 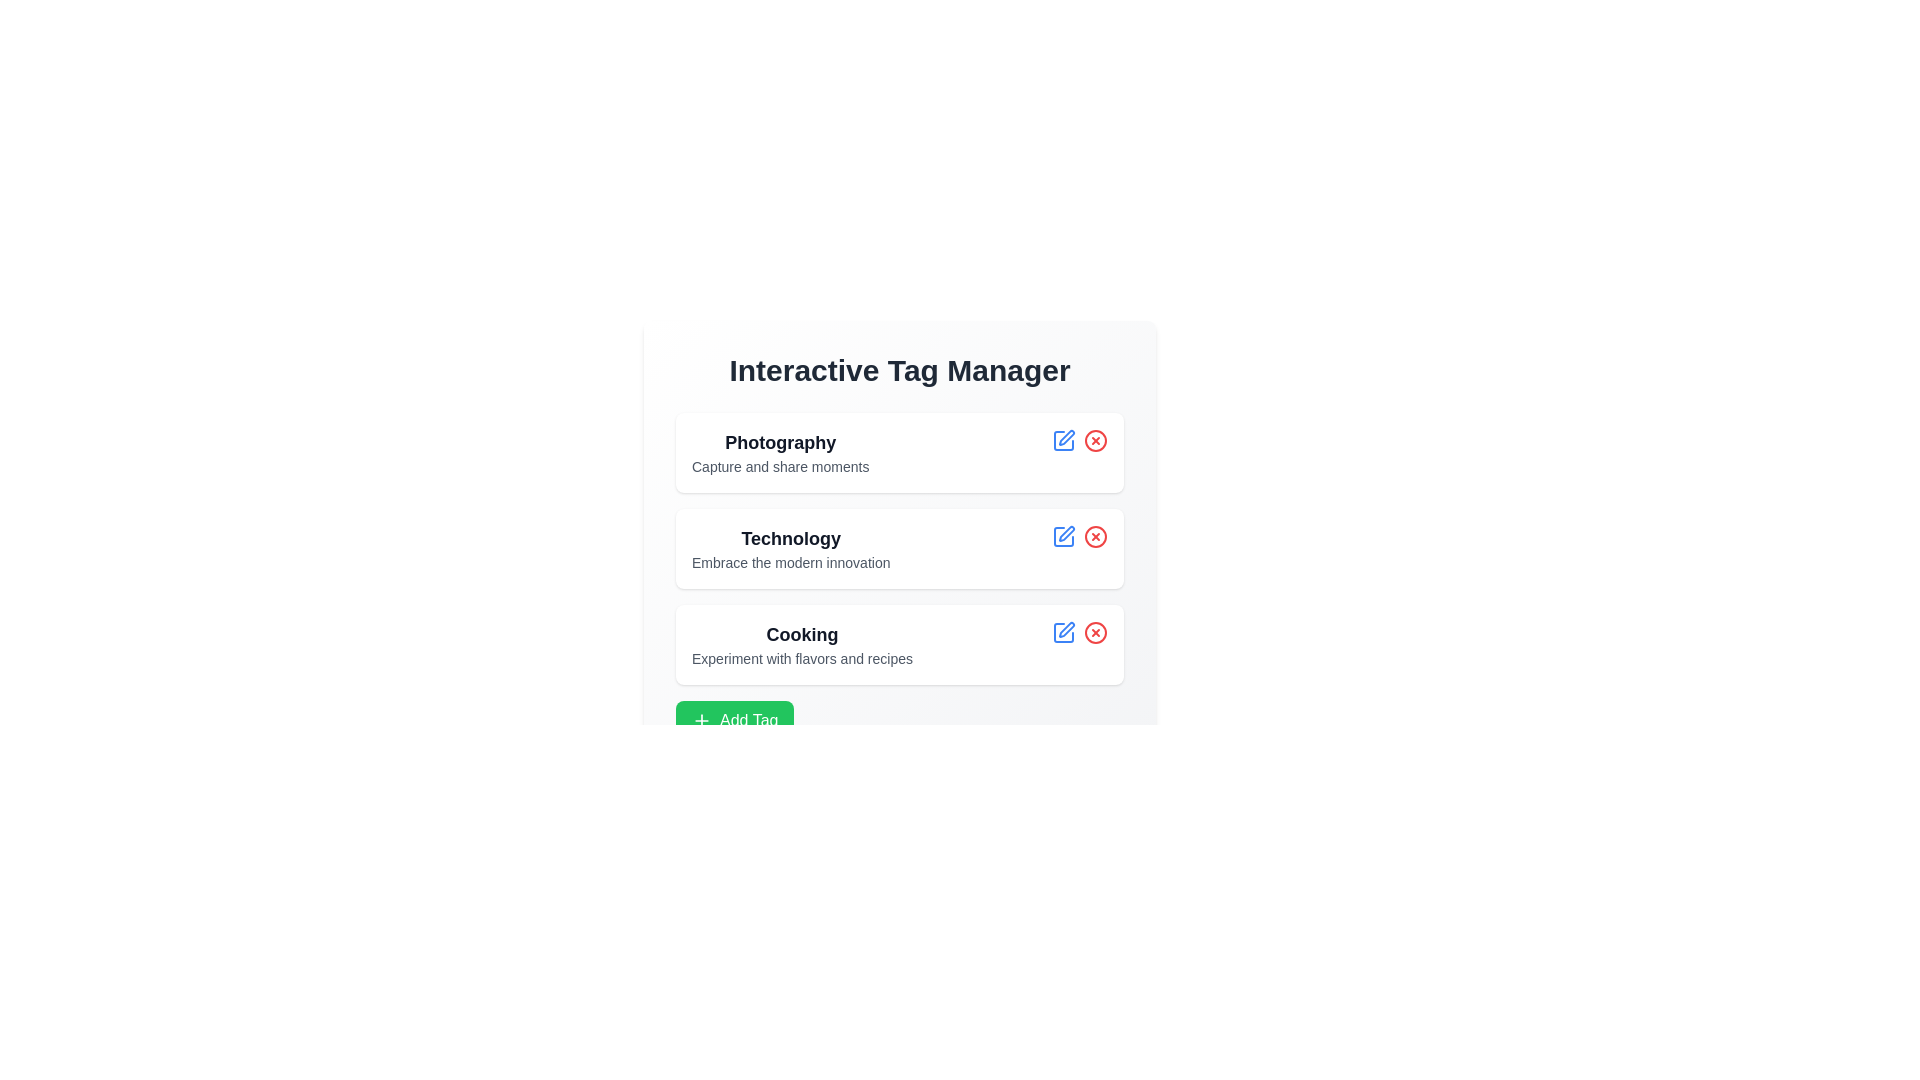 What do you see at coordinates (701, 721) in the screenshot?
I see `the Plus sign icon located inside the green 'Add Tag' button` at bounding box center [701, 721].